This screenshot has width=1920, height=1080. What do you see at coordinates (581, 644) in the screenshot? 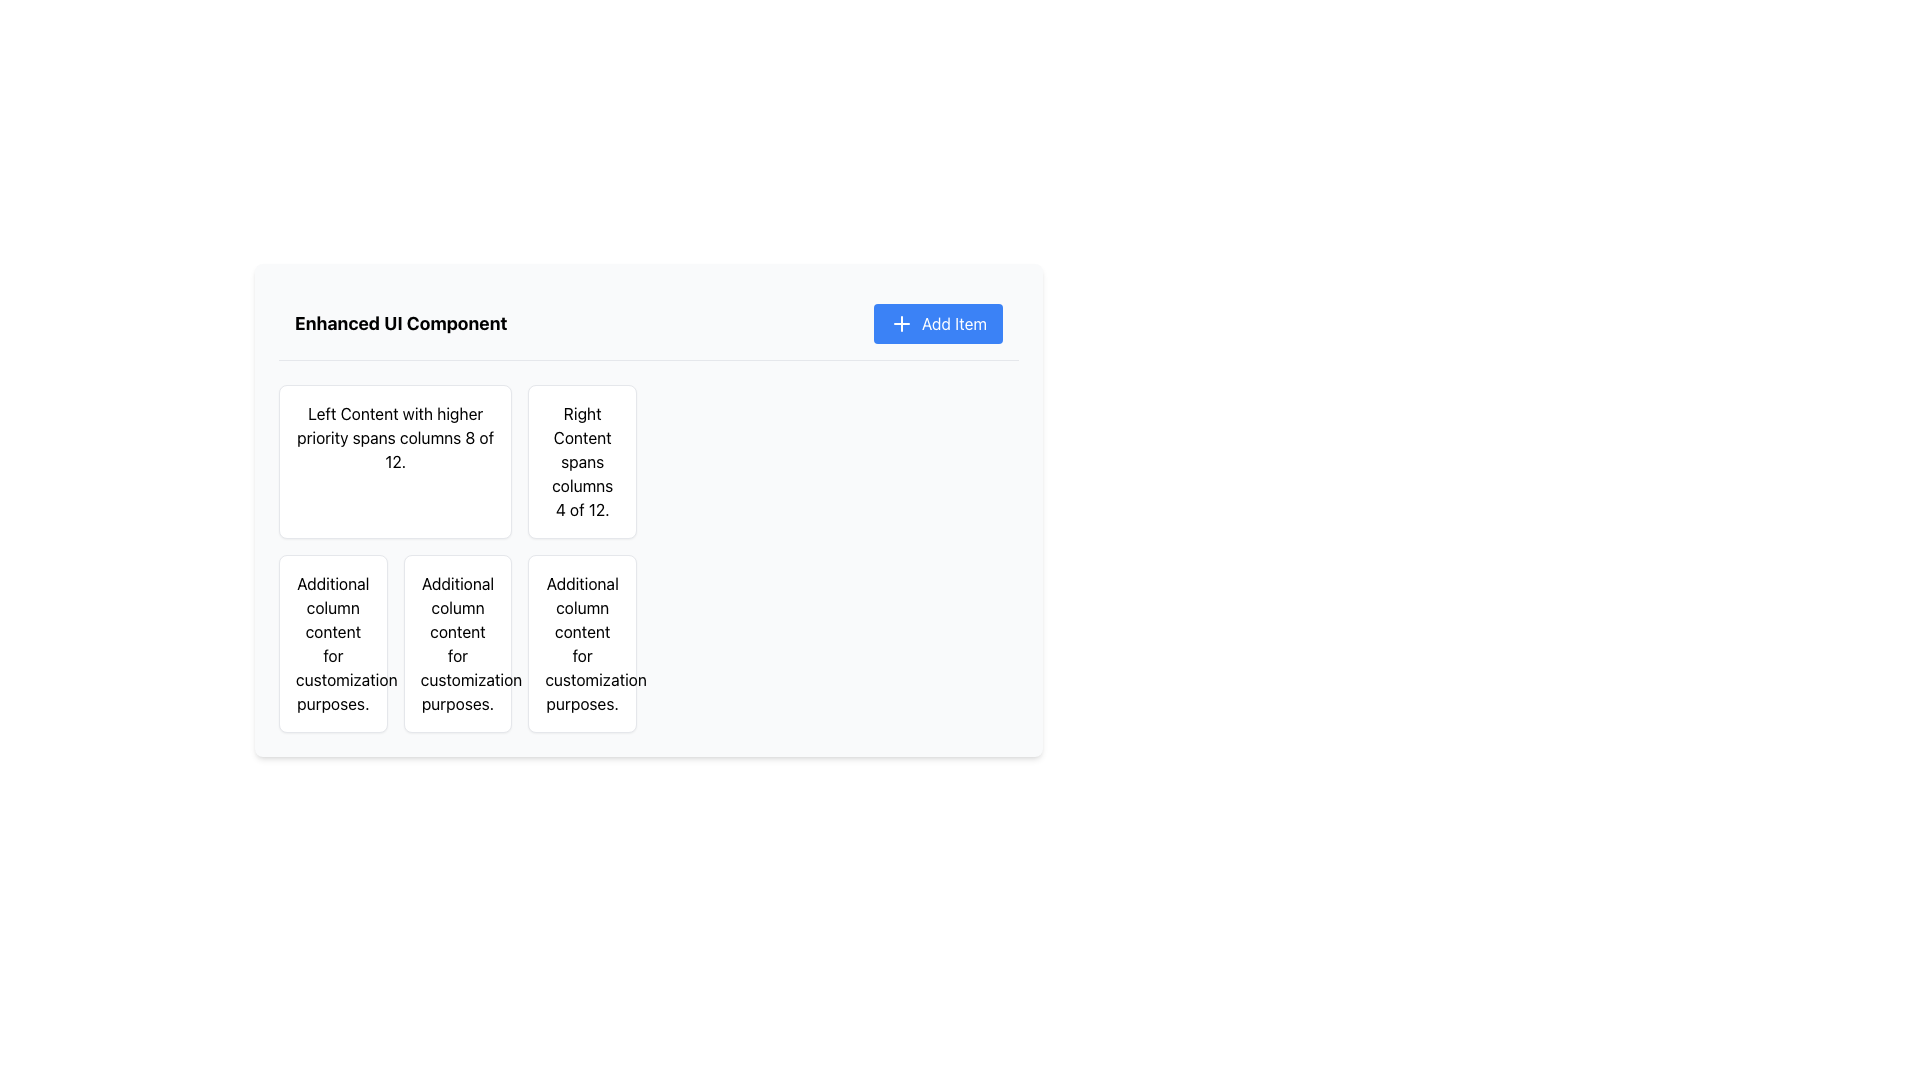
I see `the Informational card located in the fourth column of the second row in a grid layout, which is static and used for content customization` at bounding box center [581, 644].